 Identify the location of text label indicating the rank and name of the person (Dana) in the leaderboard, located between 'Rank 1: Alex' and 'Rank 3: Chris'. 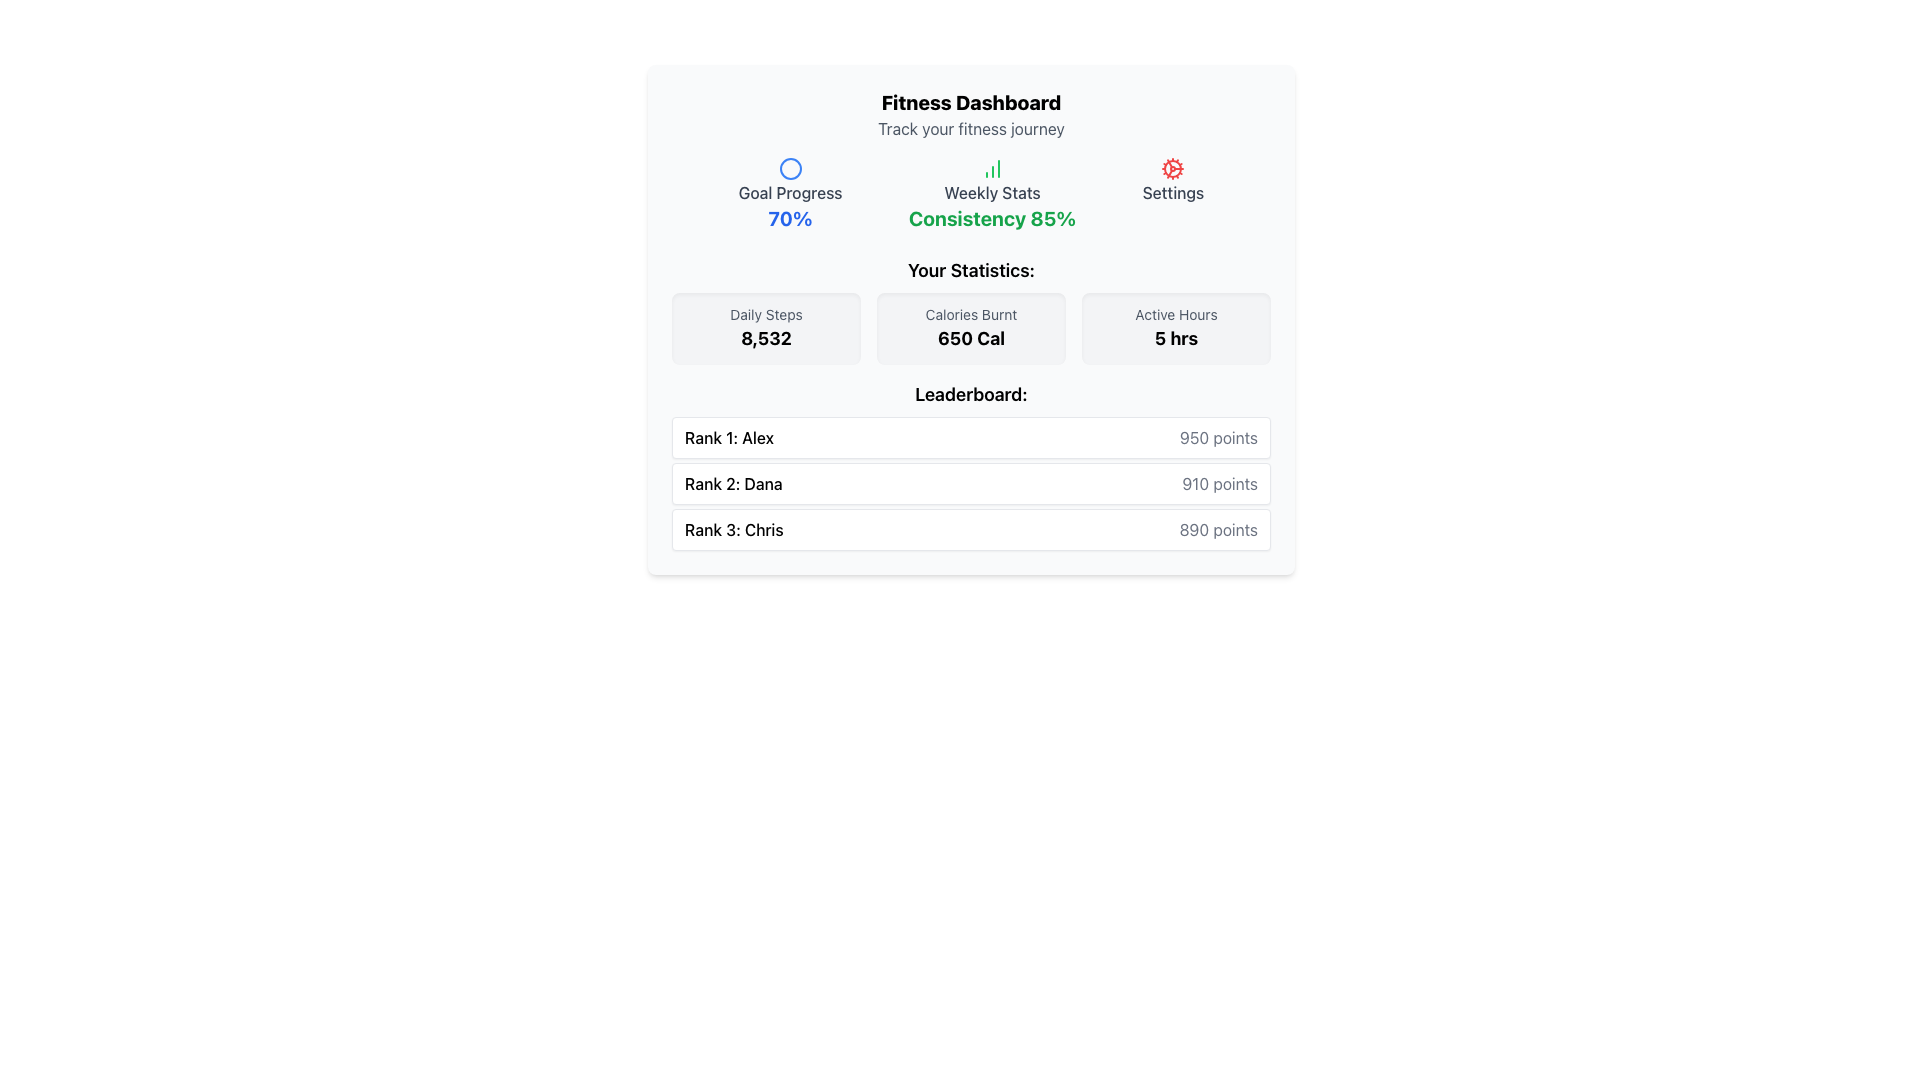
(732, 483).